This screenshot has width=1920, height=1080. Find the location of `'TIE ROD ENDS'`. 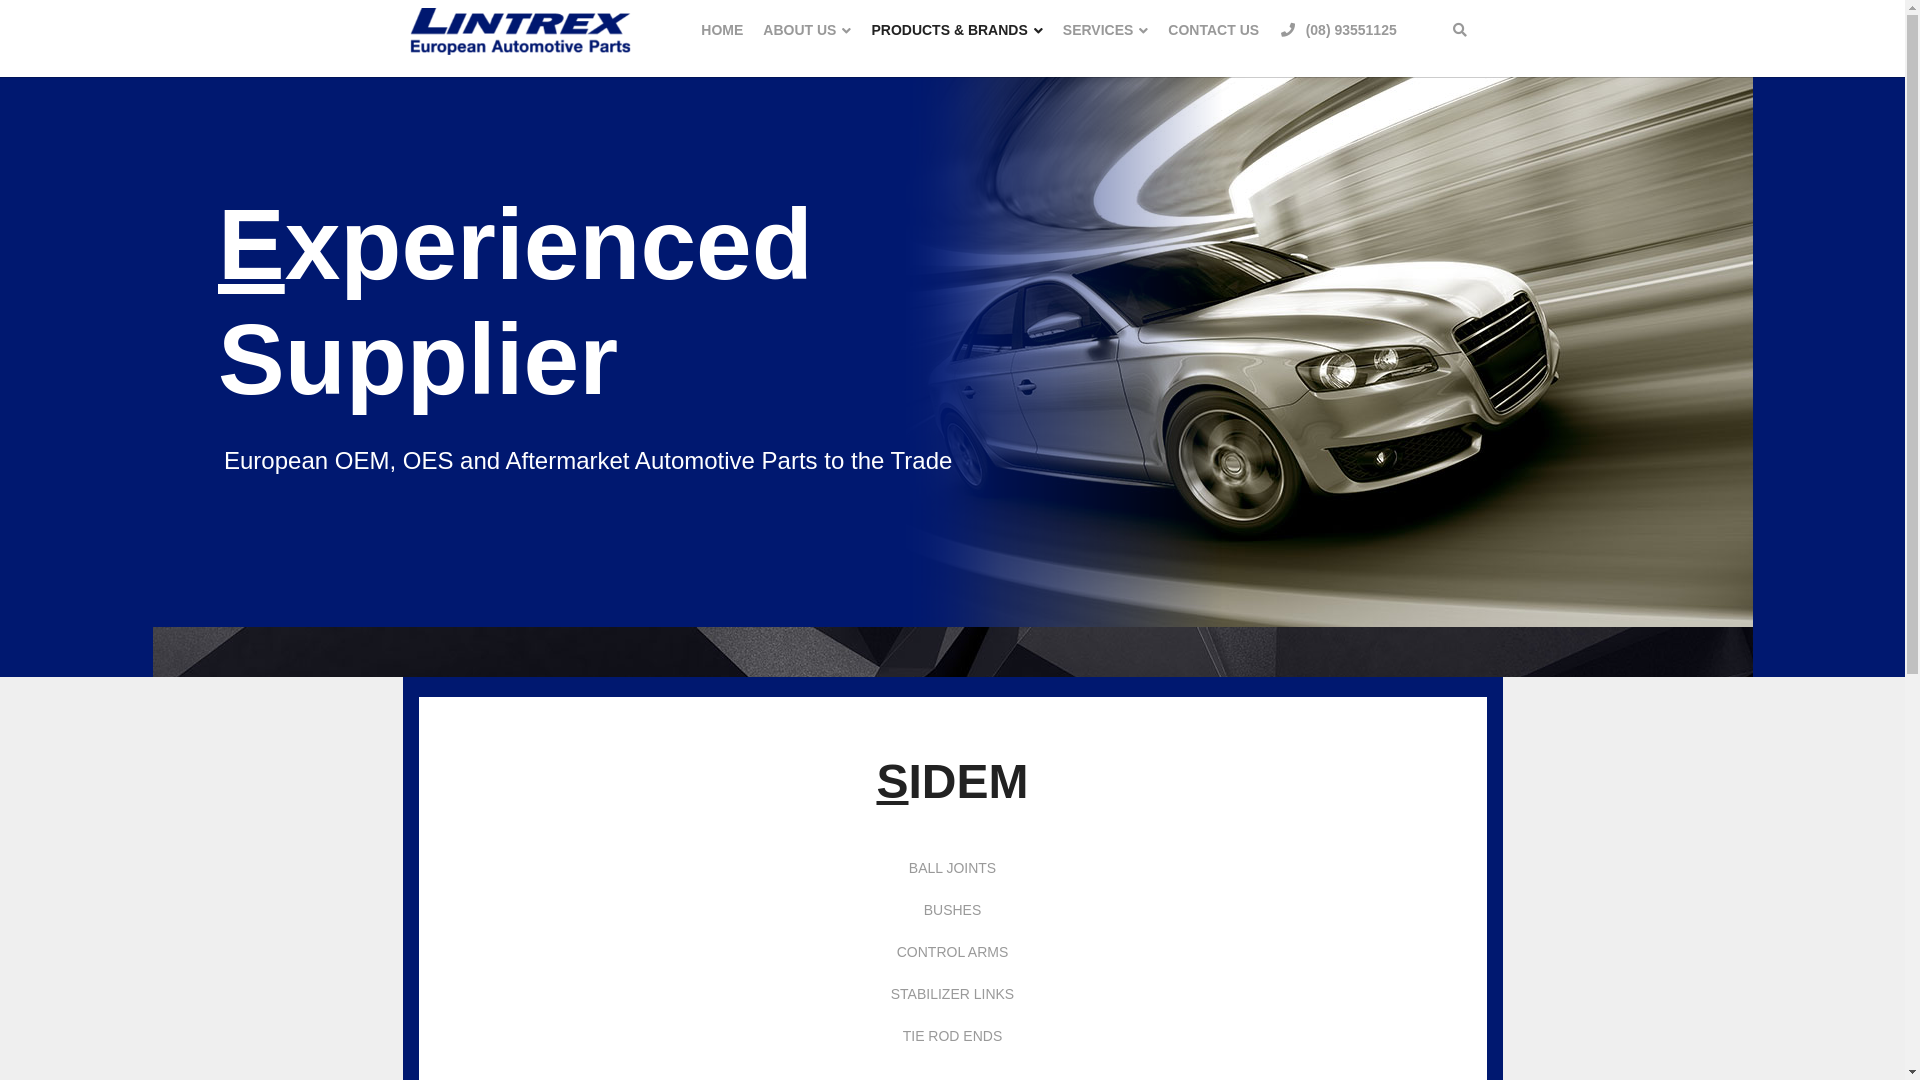

'TIE ROD ENDS' is located at coordinates (952, 1035).